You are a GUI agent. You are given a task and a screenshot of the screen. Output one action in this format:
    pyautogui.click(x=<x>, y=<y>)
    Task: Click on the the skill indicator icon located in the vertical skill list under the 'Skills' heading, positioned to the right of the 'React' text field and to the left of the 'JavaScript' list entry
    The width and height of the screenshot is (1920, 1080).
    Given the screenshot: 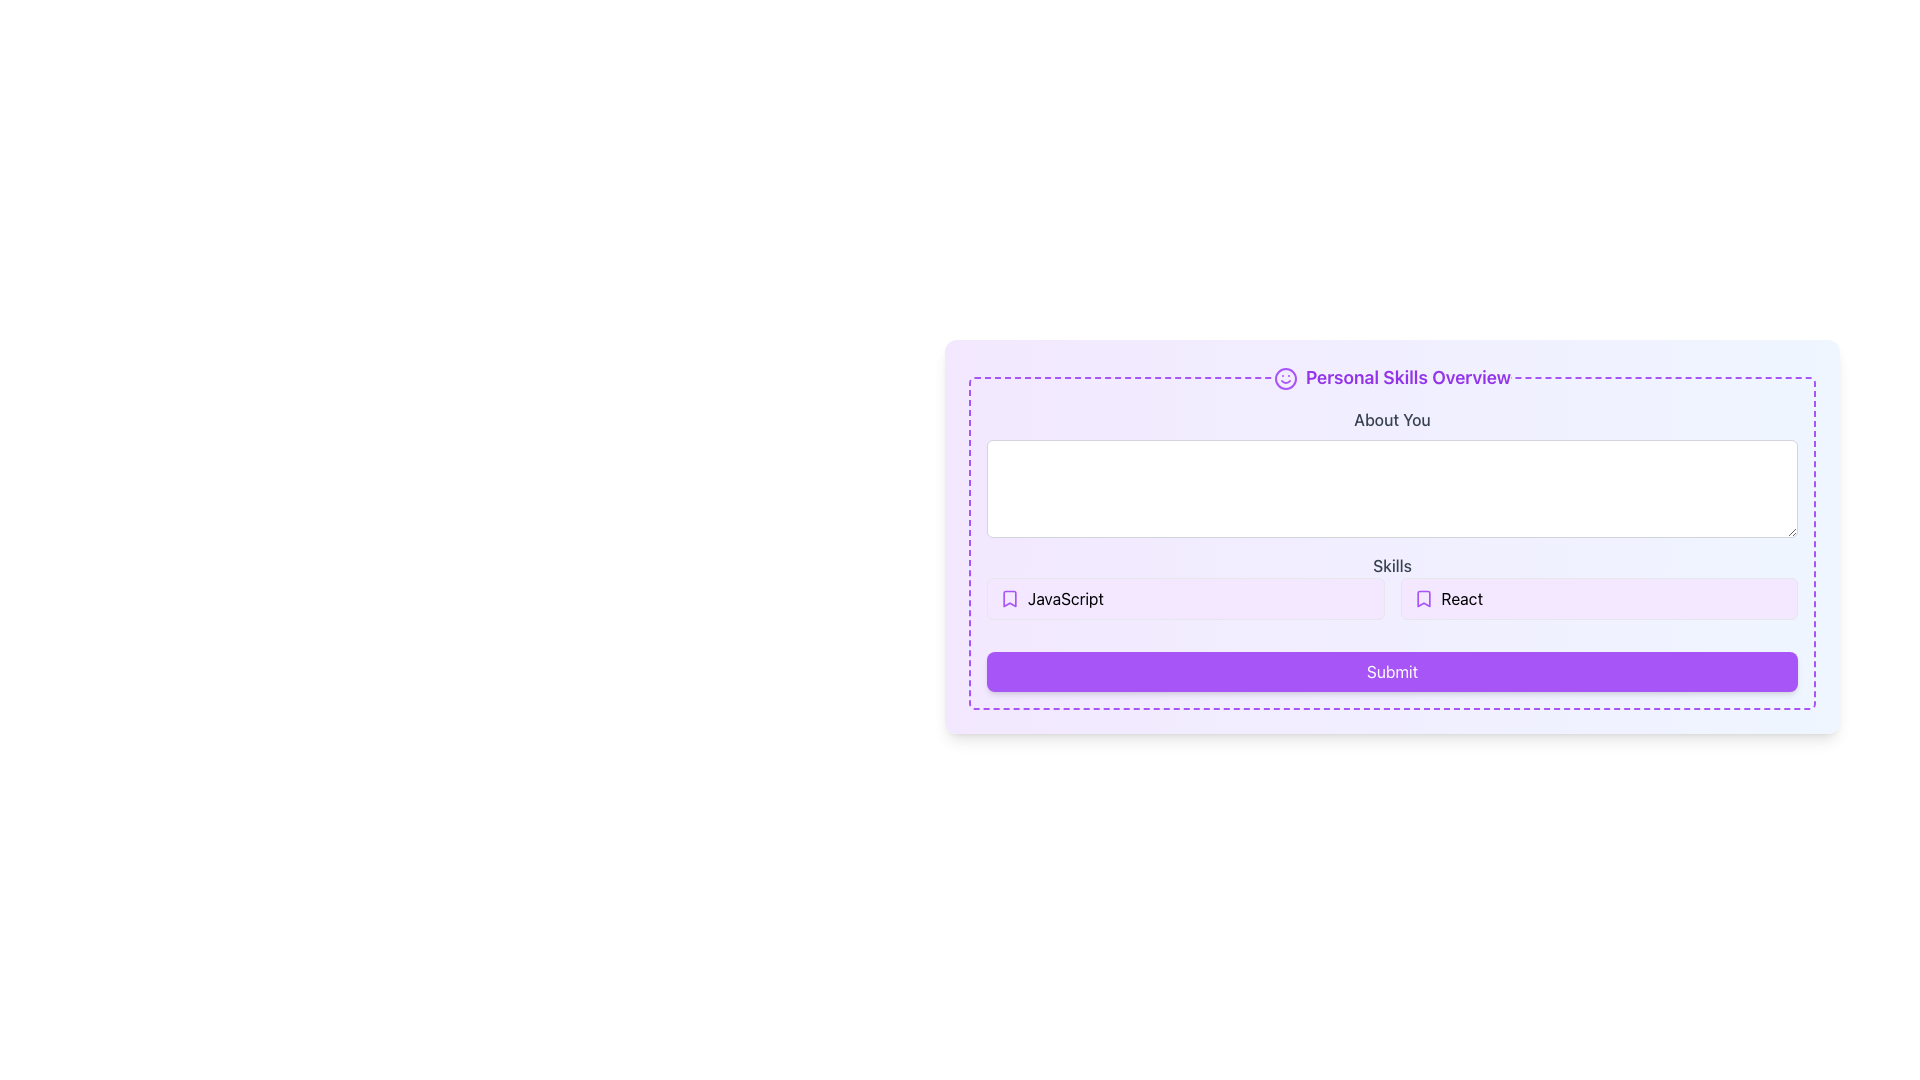 What is the action you would take?
    pyautogui.click(x=1009, y=597)
    